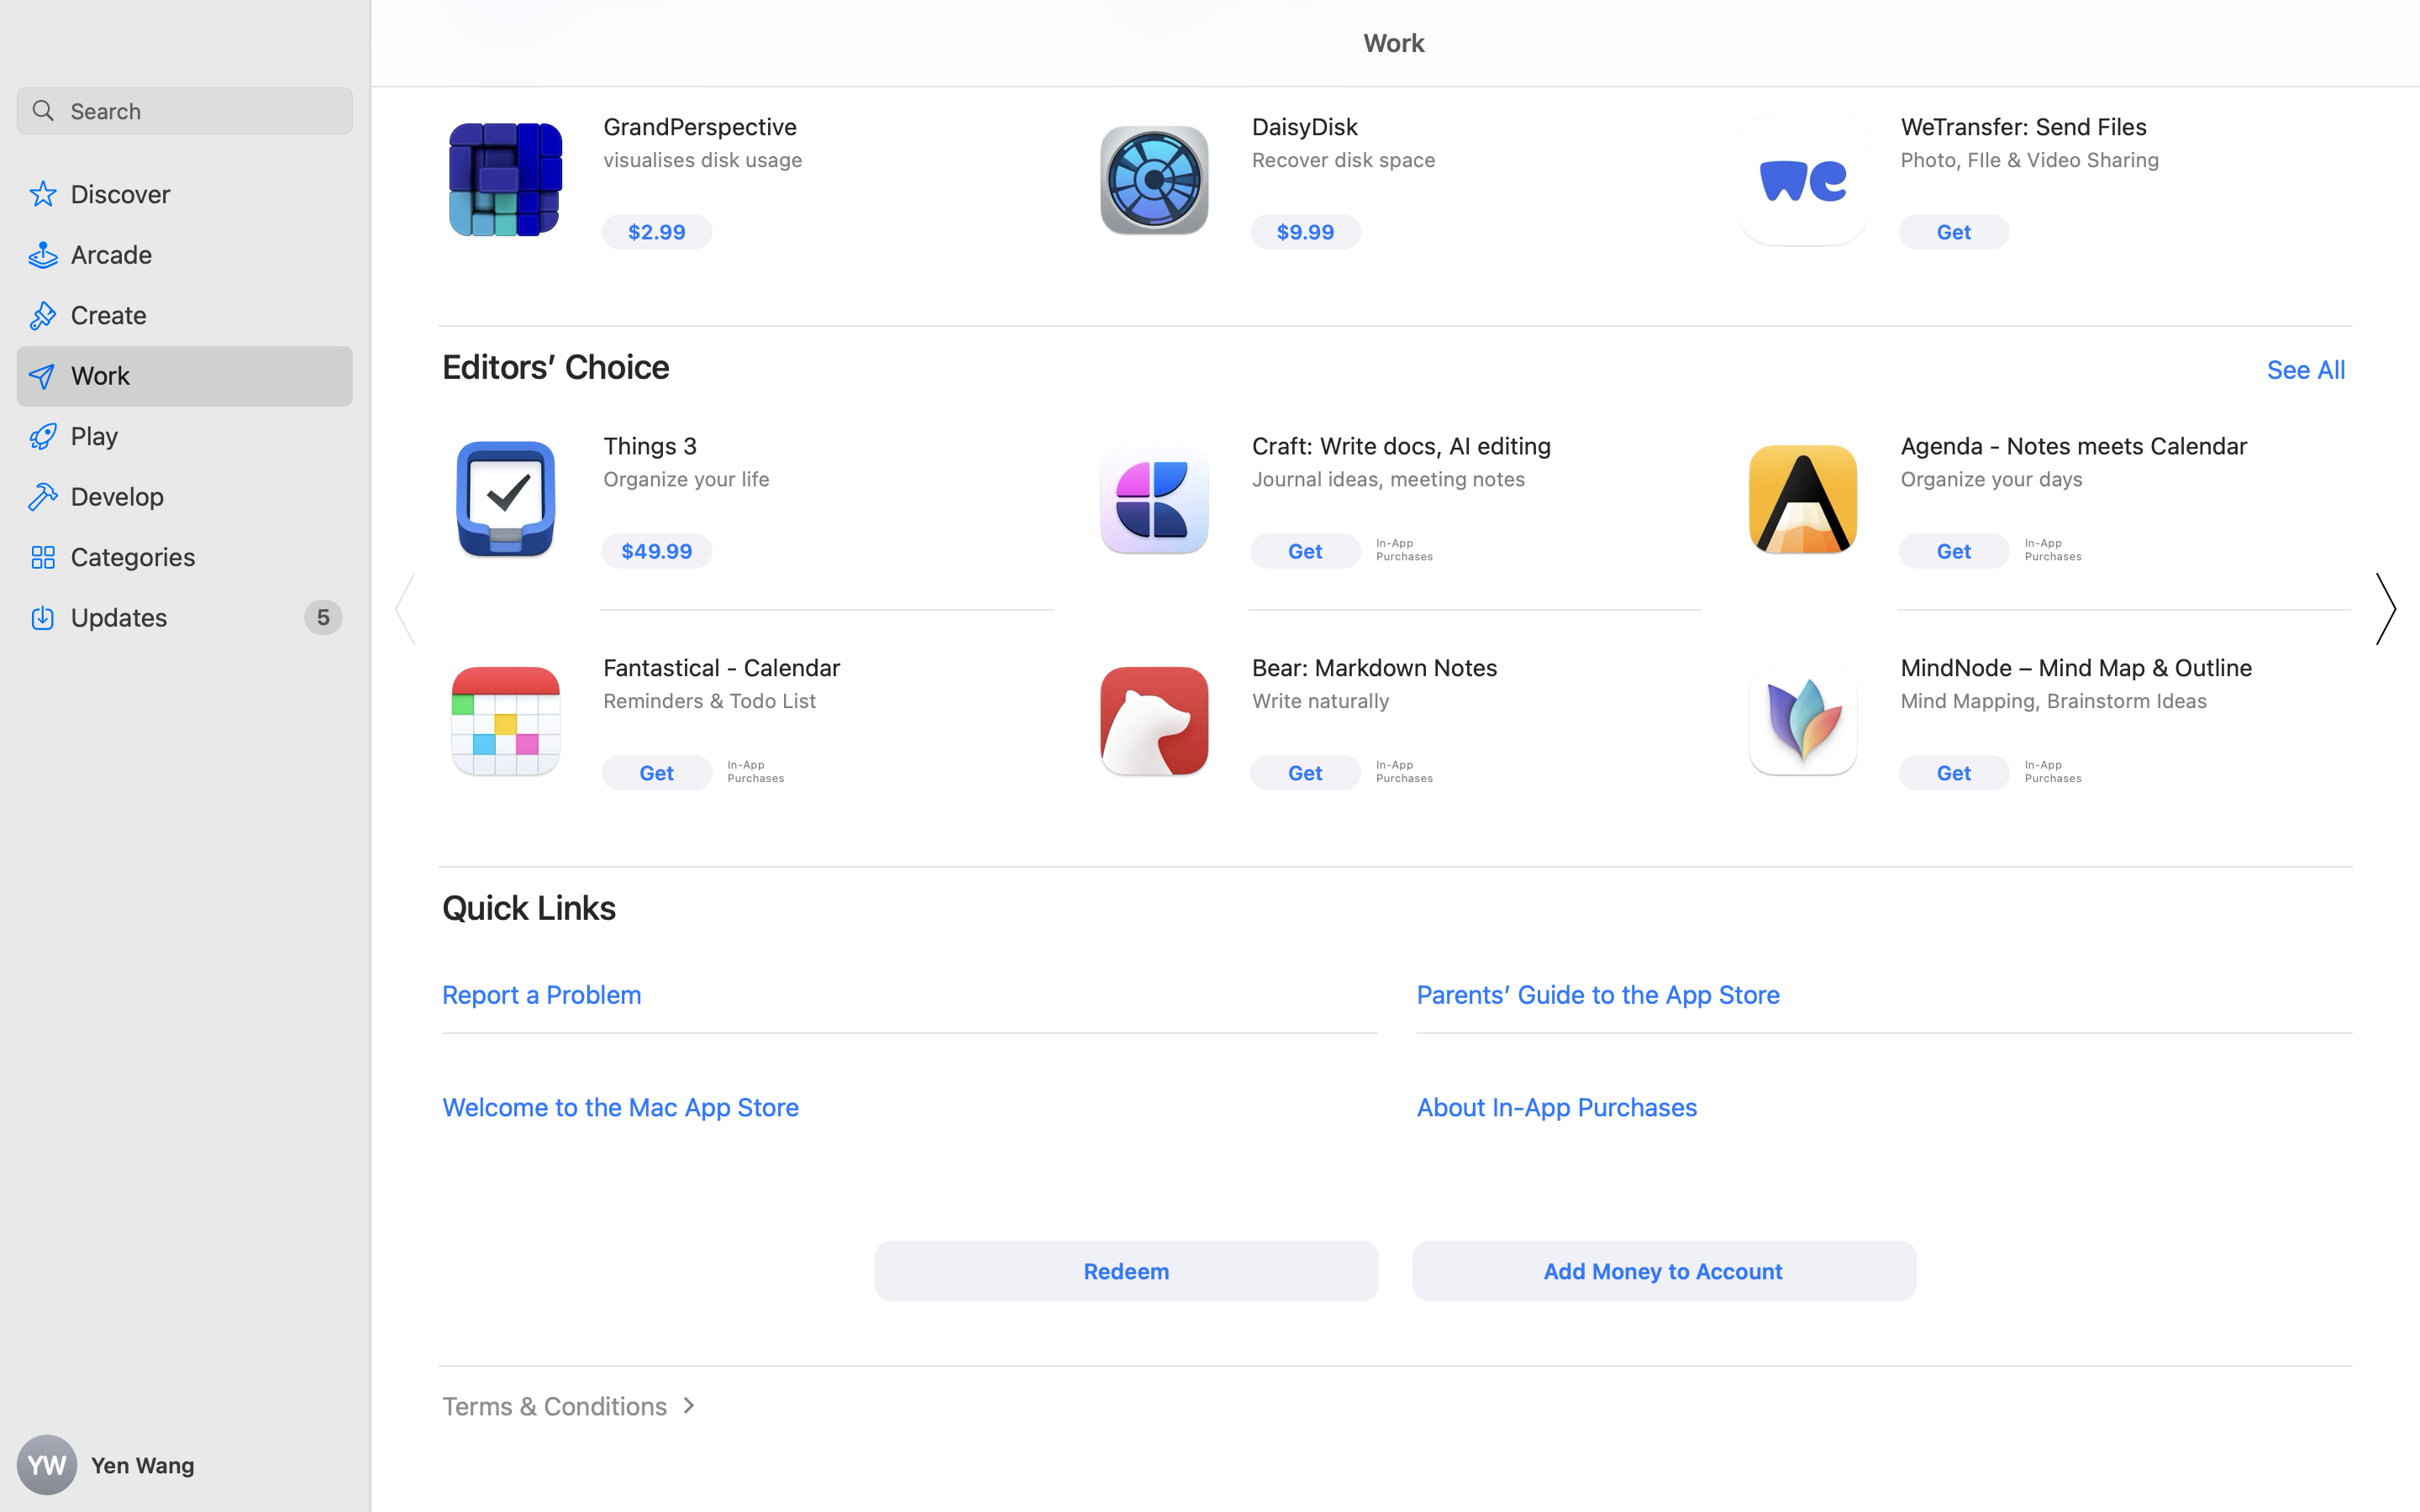 The image size is (2420, 1512). Describe the element at coordinates (555, 365) in the screenshot. I see `'Editors’ Choice'` at that location.